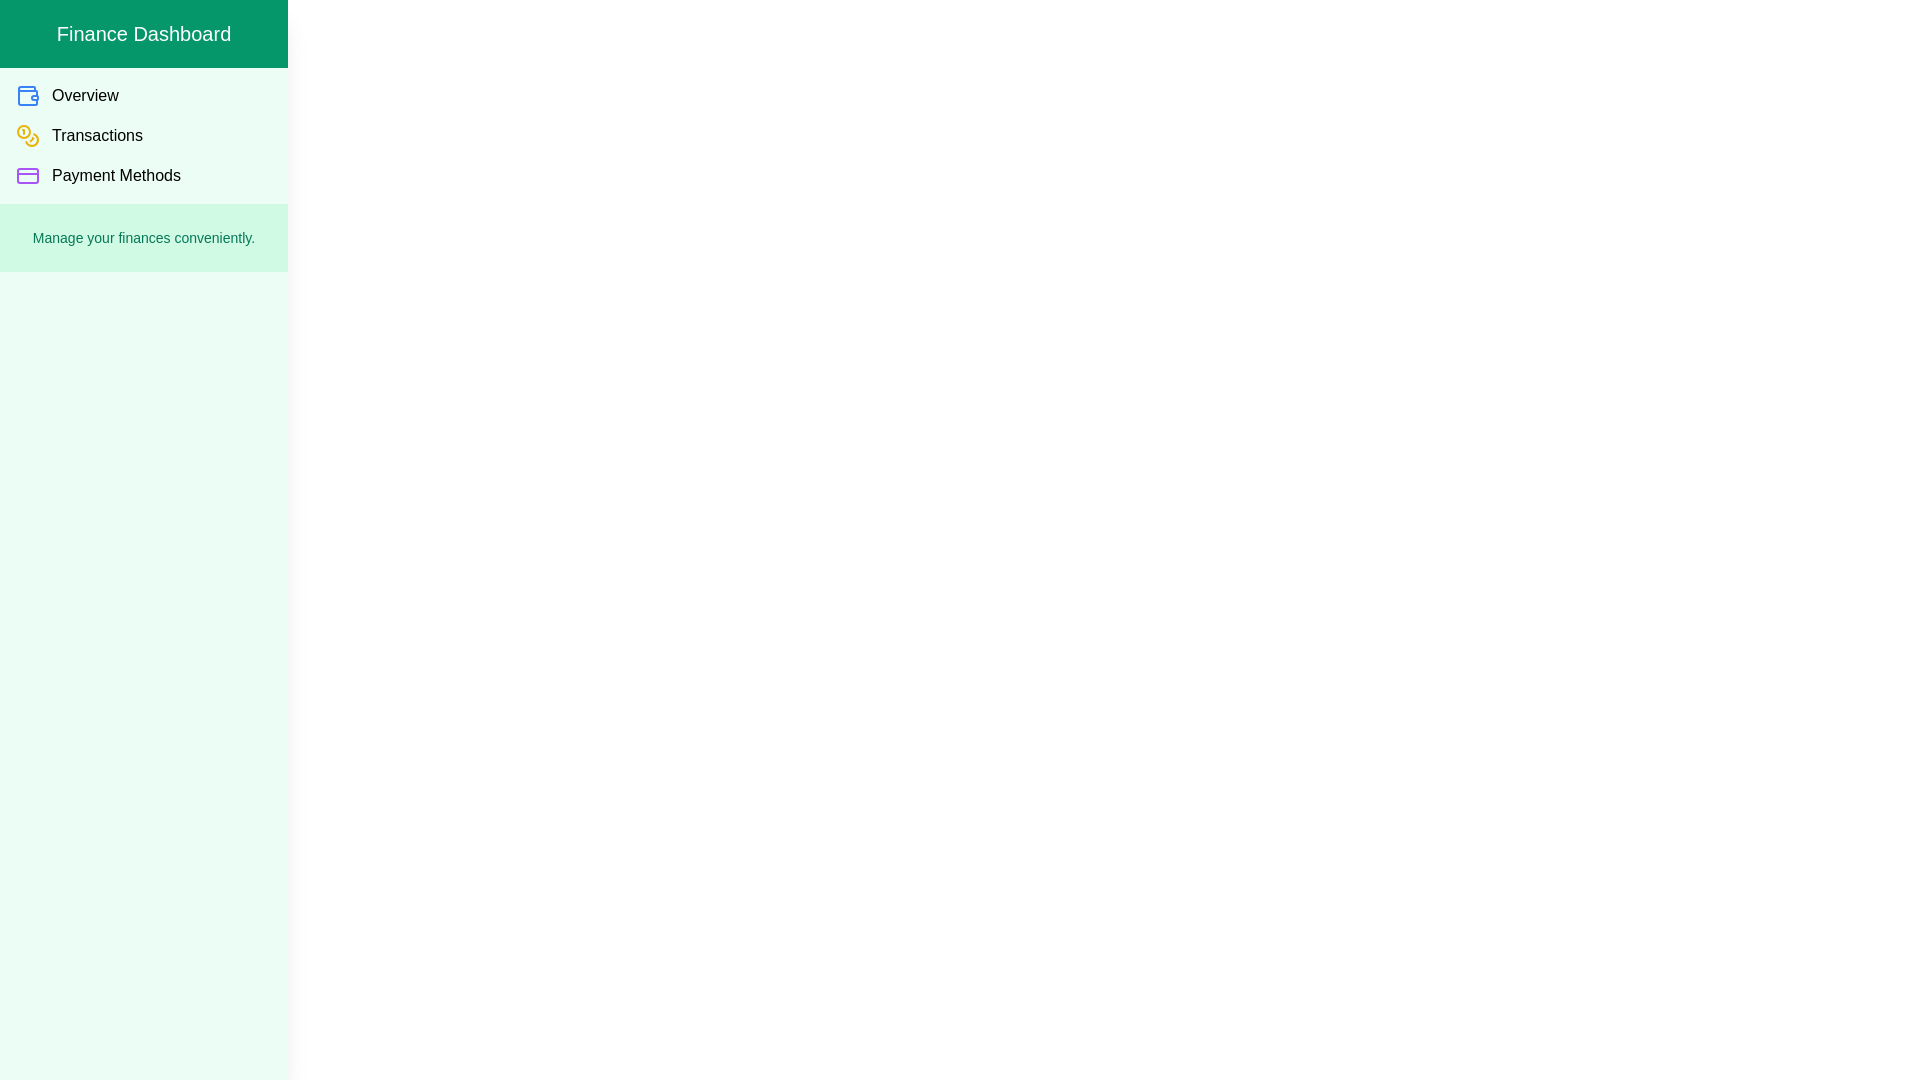  I want to click on the 'Transactions' item in the drawer, so click(143, 135).